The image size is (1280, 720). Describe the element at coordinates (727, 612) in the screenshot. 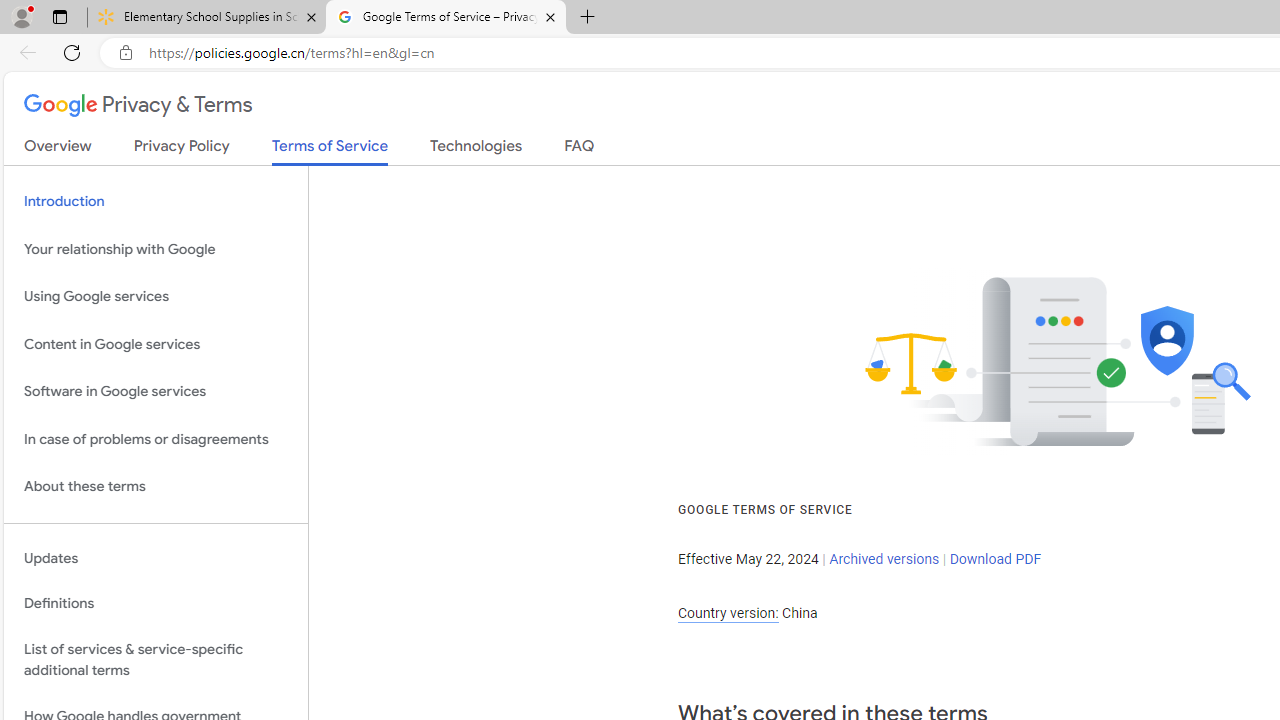

I see `'Country version:'` at that location.